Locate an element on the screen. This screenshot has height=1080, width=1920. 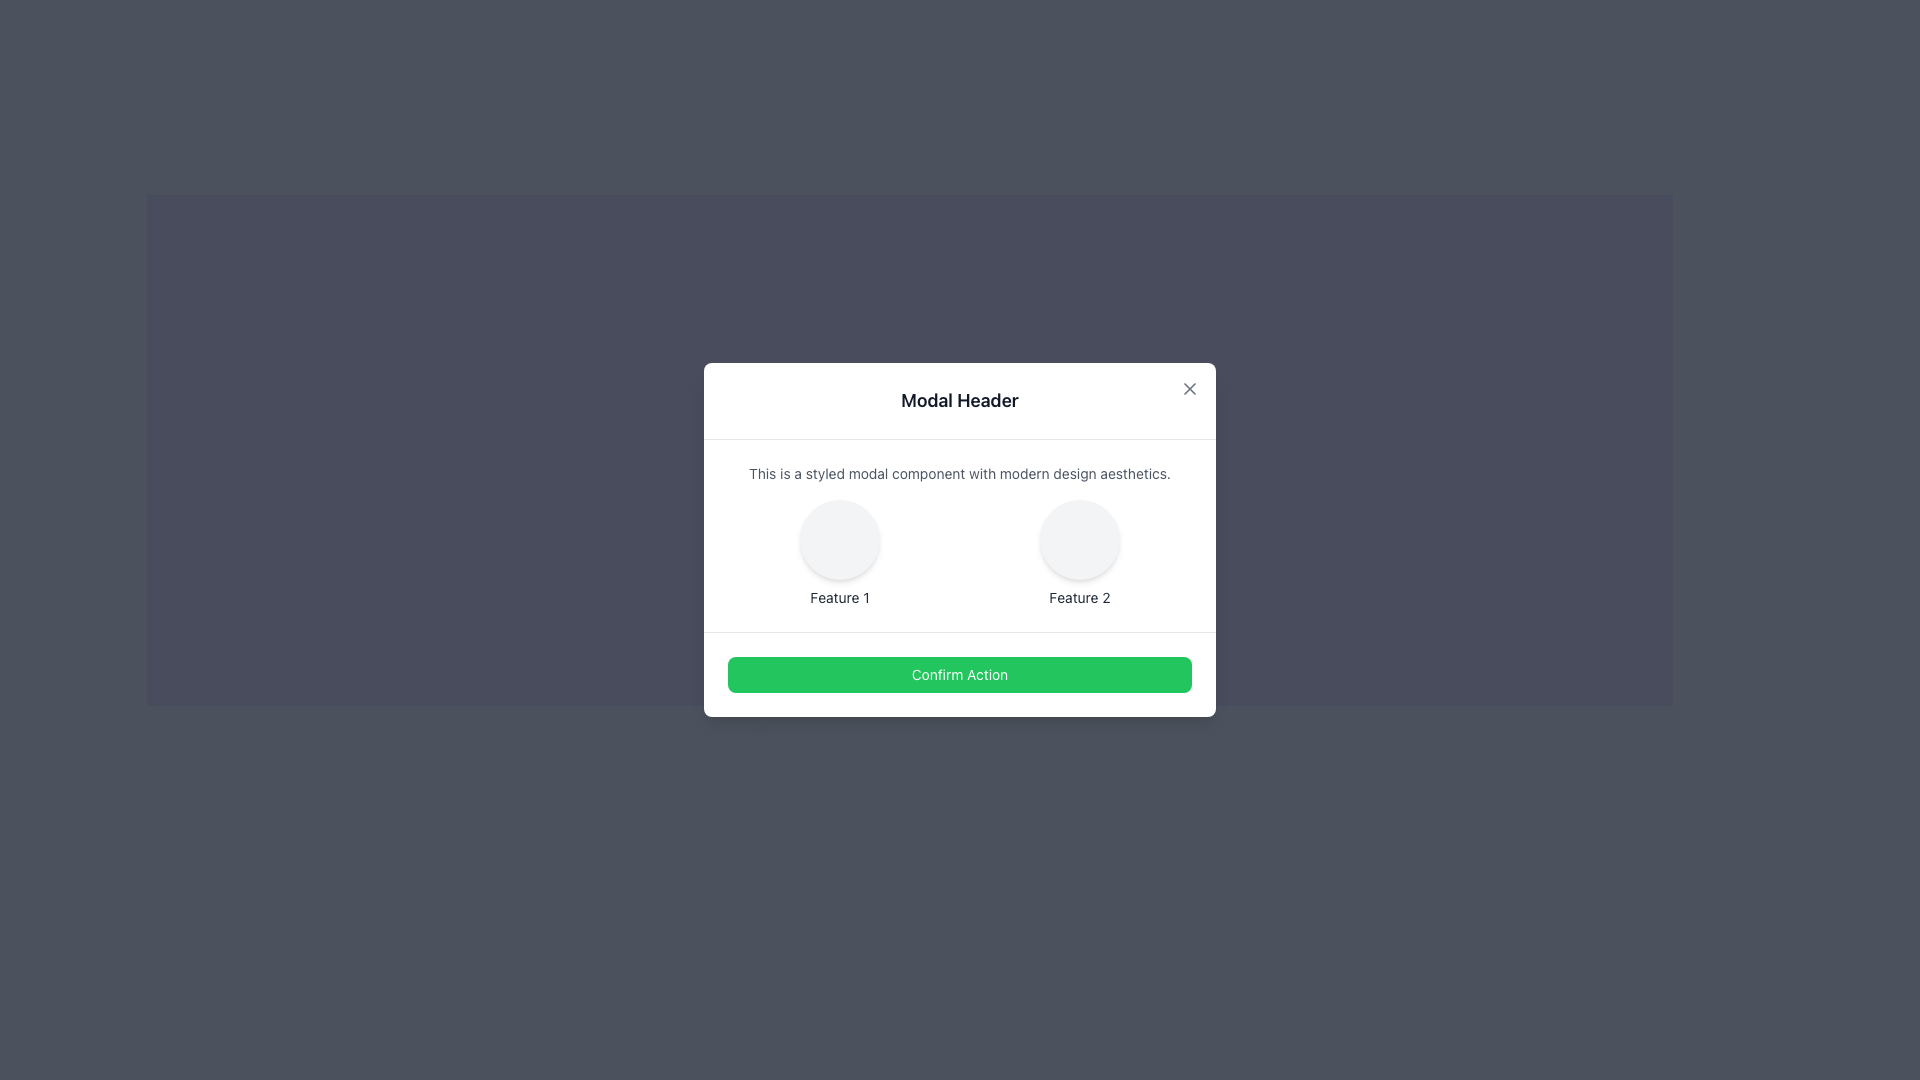
the text label displaying 'Feature 2', which is styled in gray color and located within a modal dialog below a circular graphical element is located at coordinates (1079, 596).